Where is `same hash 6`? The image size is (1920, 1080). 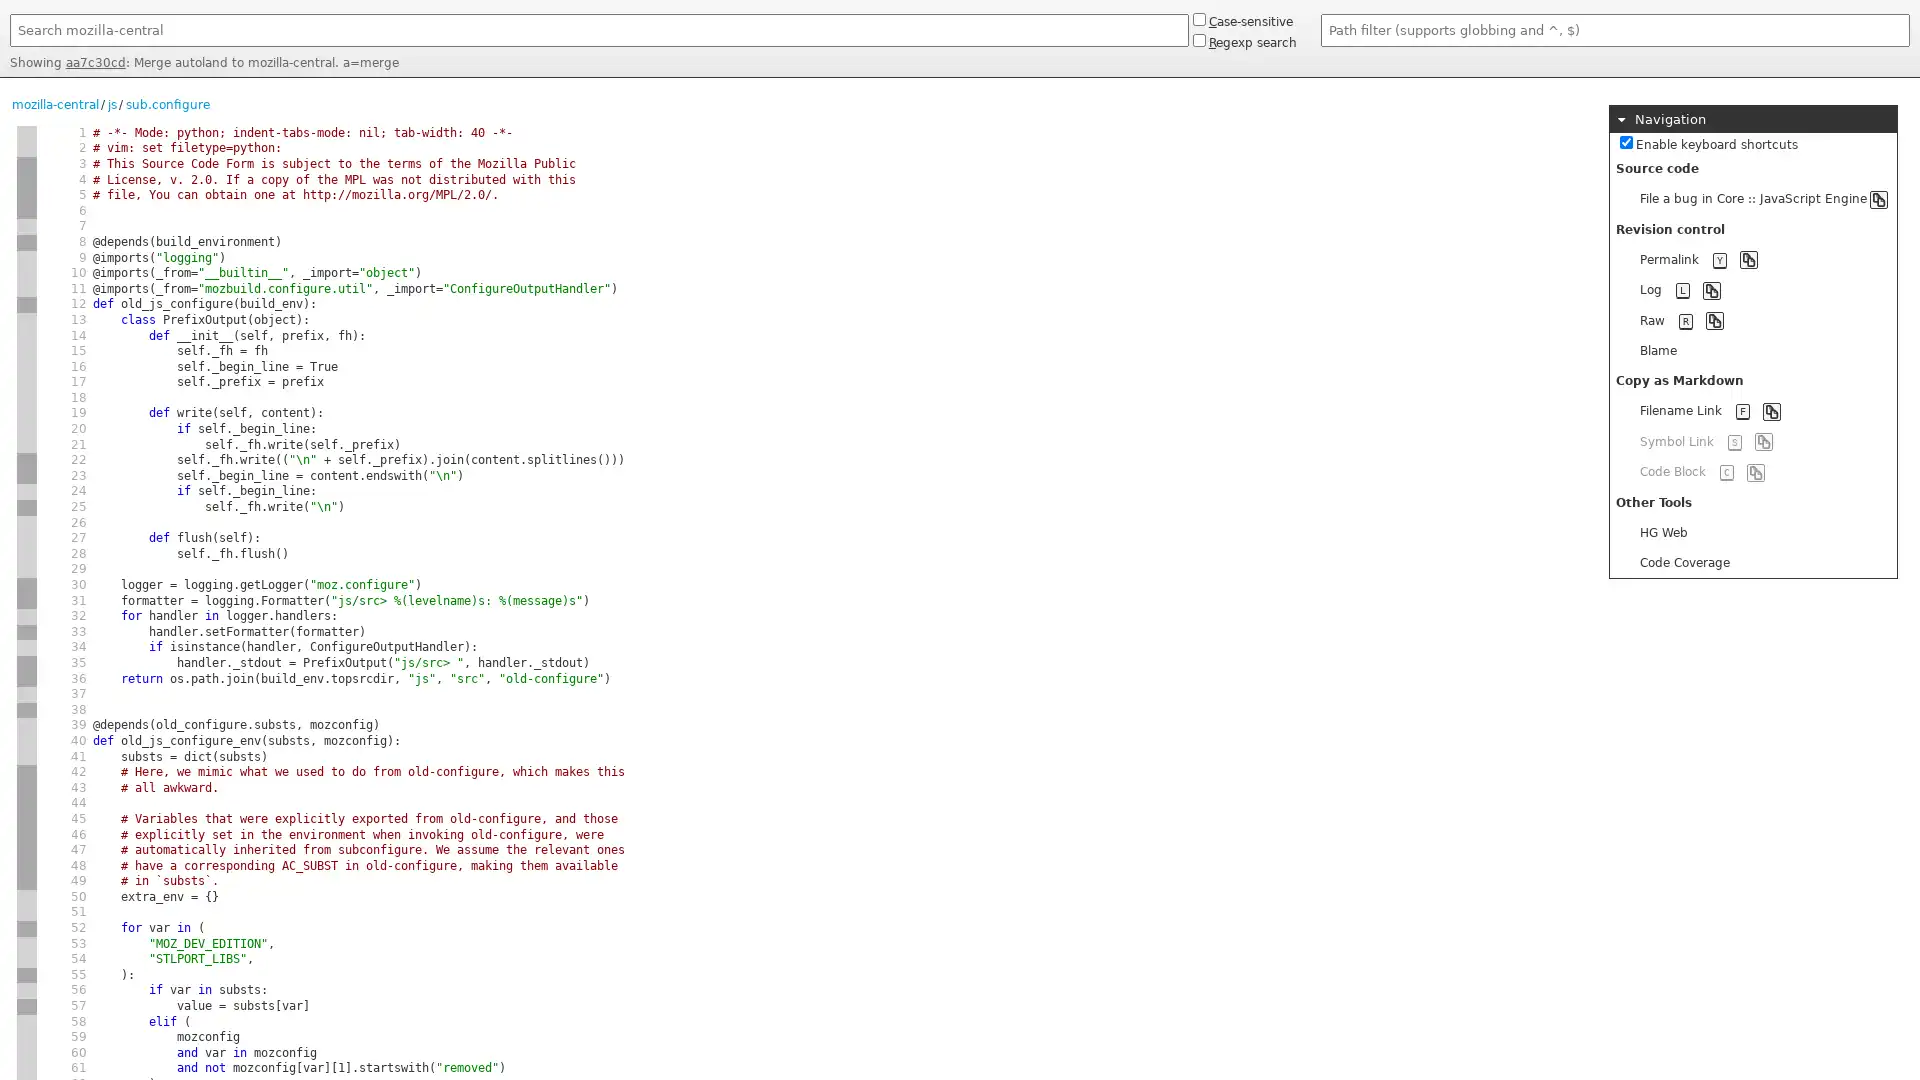
same hash 6 is located at coordinates (27, 443).